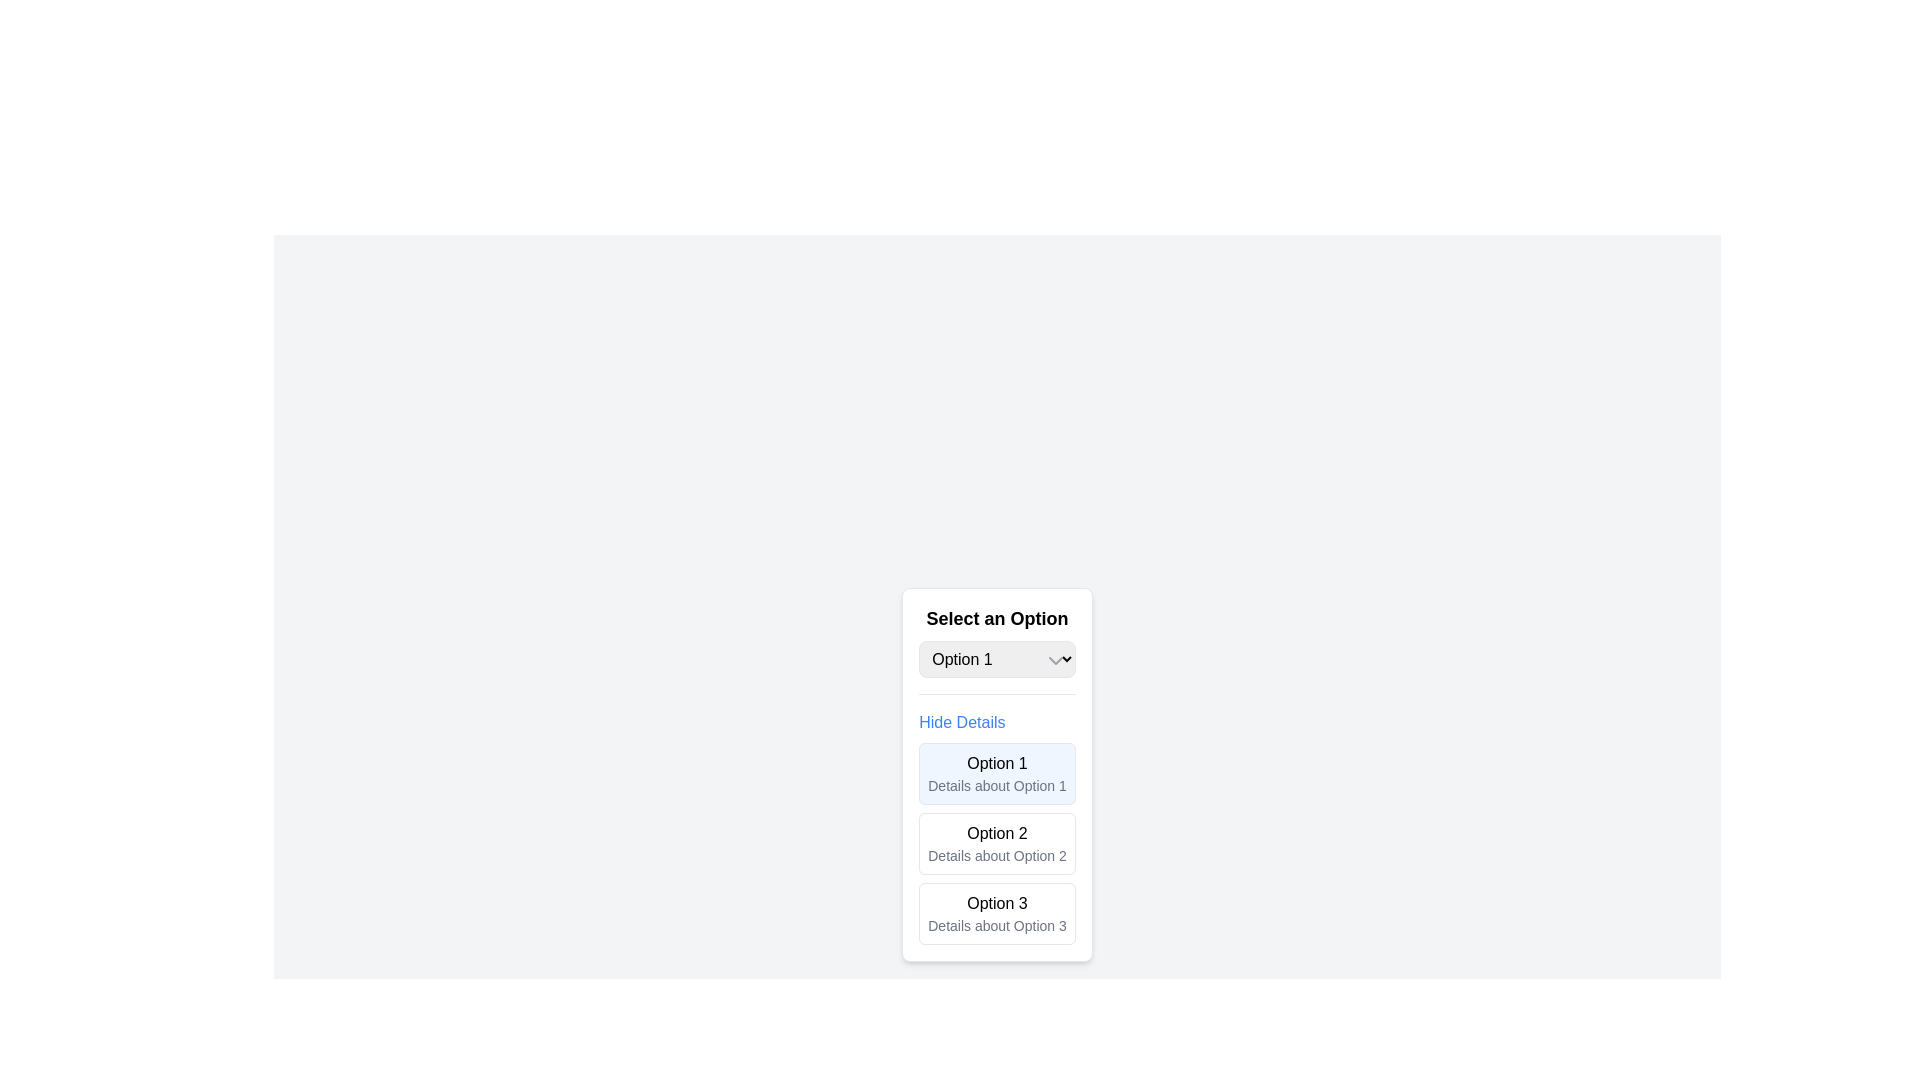 This screenshot has height=1080, width=1920. What do you see at coordinates (997, 903) in the screenshot?
I see `the text label for 'Option 3' that identifies this choice within the modal interface` at bounding box center [997, 903].